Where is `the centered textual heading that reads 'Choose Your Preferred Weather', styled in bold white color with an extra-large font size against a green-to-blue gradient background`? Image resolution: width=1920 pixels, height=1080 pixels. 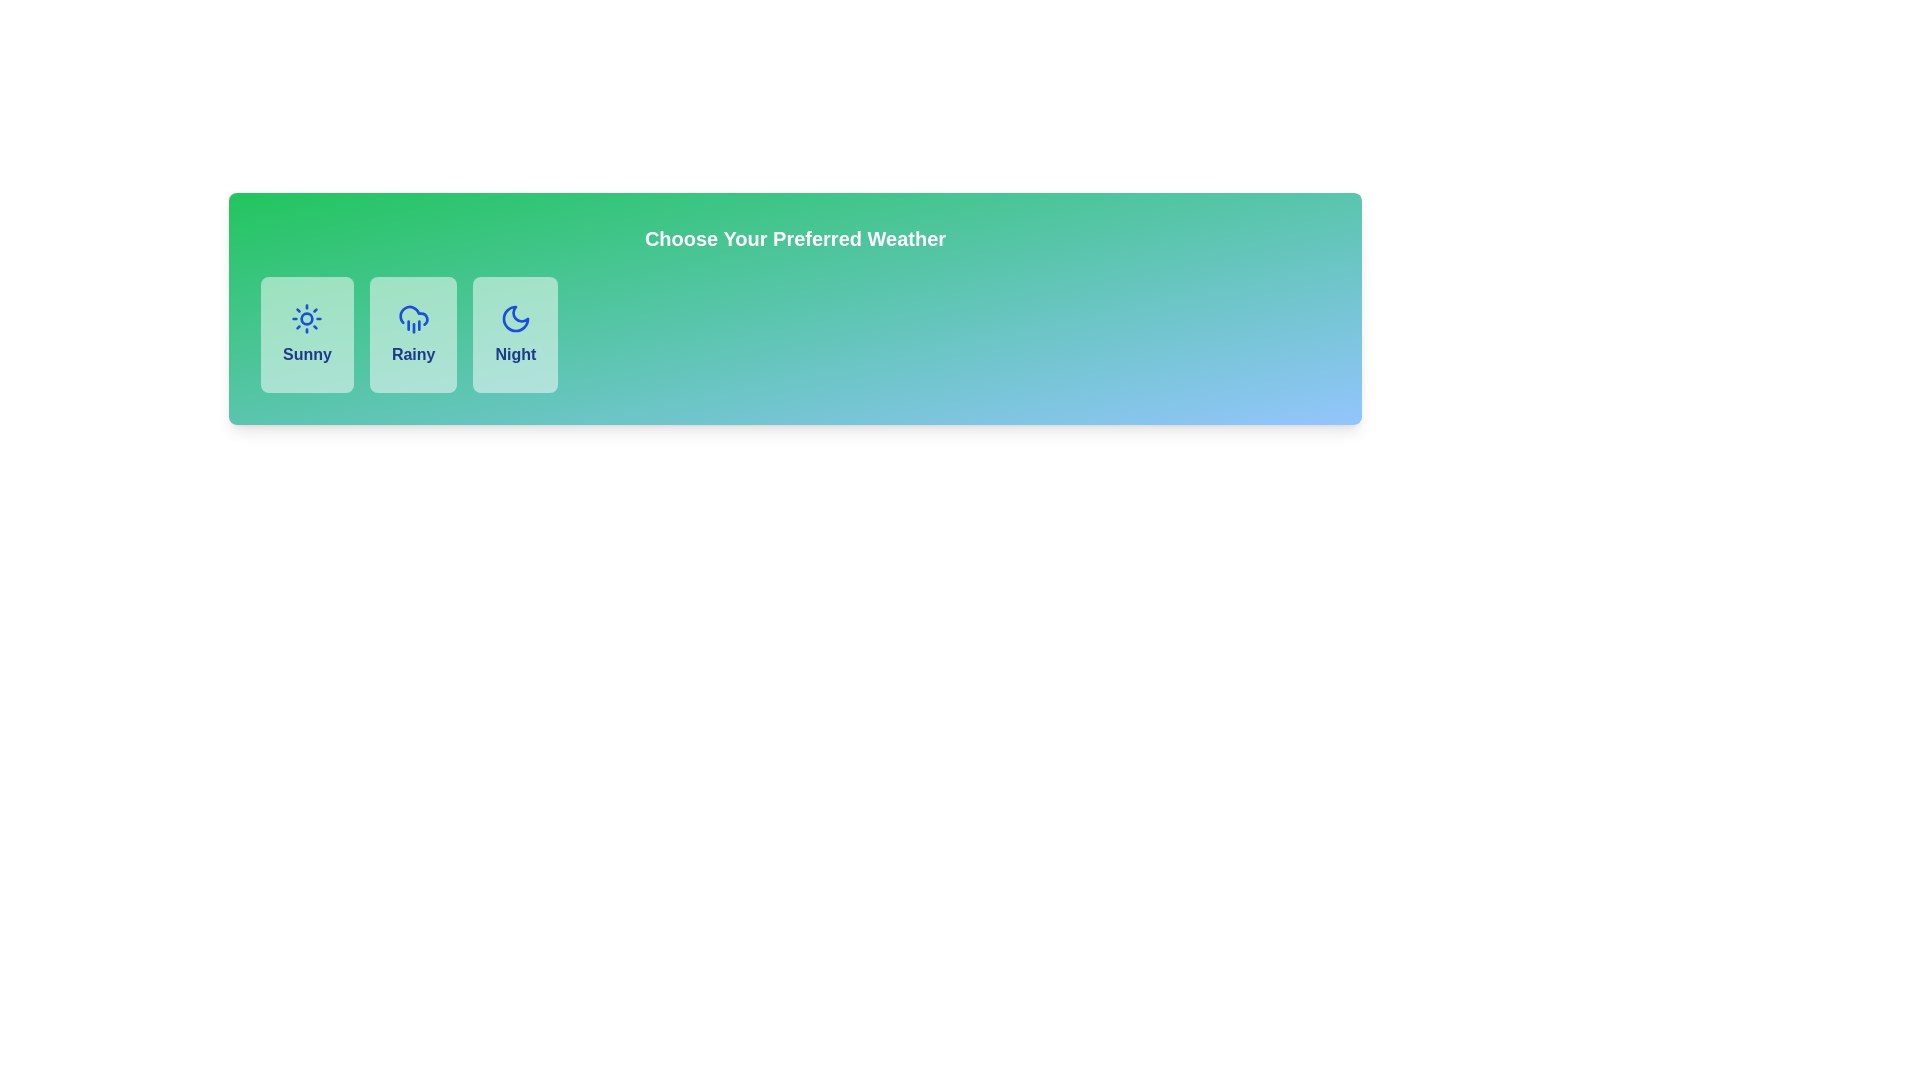 the centered textual heading that reads 'Choose Your Preferred Weather', styled in bold white color with an extra-large font size against a green-to-blue gradient background is located at coordinates (794, 238).